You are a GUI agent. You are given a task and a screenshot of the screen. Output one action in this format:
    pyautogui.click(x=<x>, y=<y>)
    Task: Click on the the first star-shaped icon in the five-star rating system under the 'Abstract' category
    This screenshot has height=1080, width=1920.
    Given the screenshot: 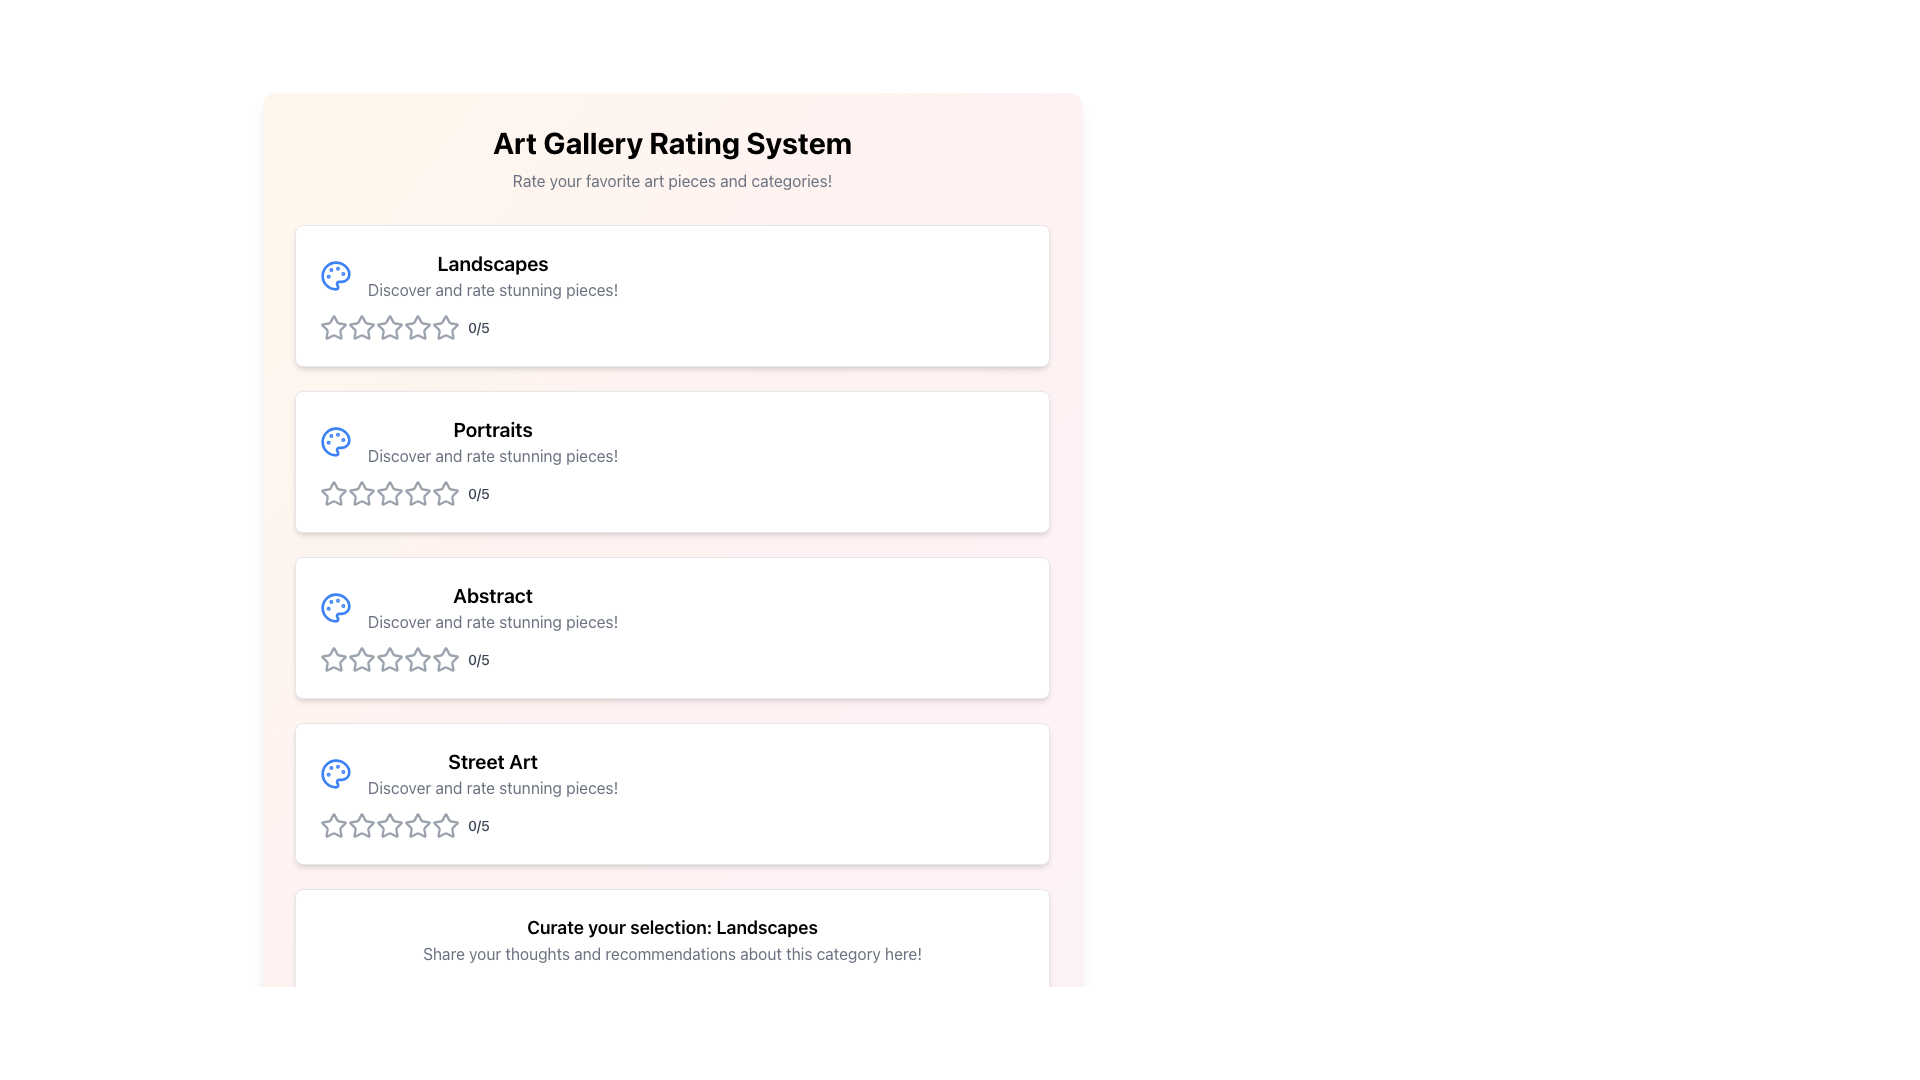 What is the action you would take?
    pyautogui.click(x=334, y=659)
    